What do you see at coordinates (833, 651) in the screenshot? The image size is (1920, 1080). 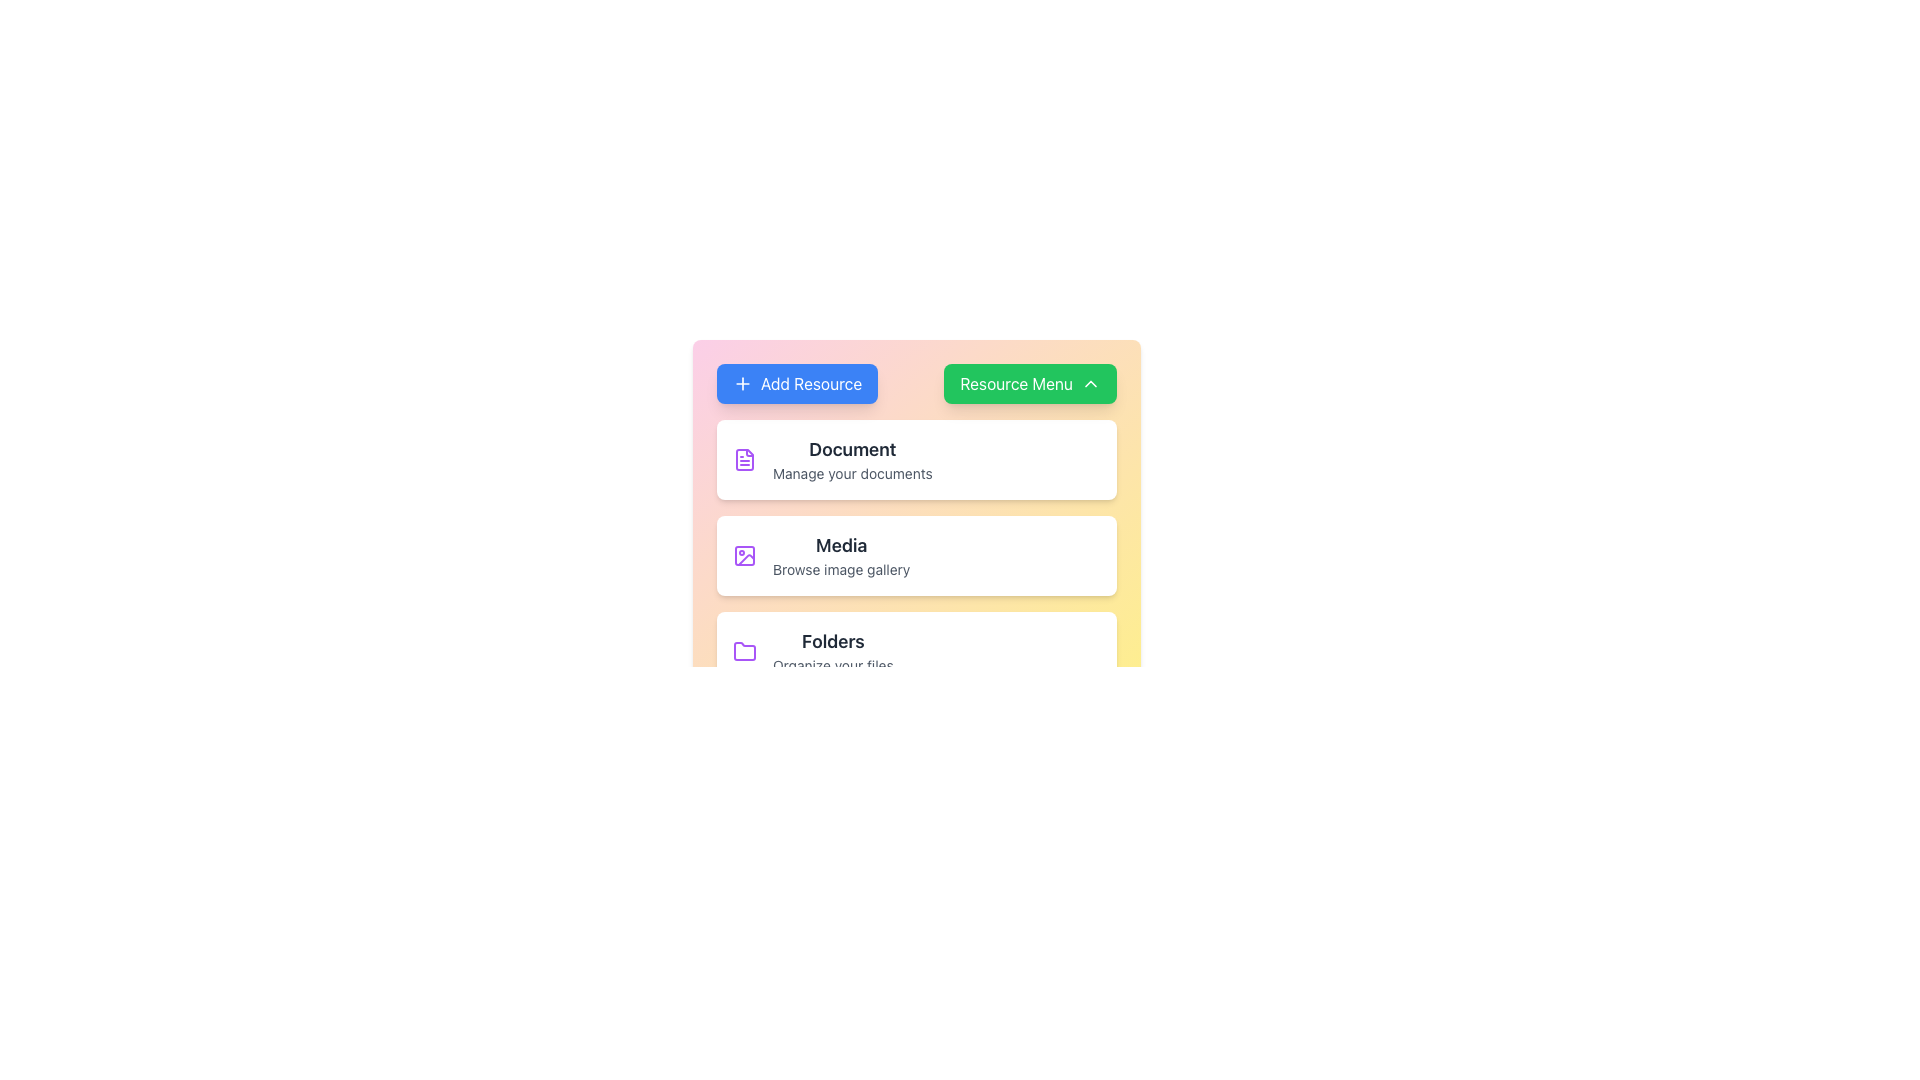 I see `the text block that serves as a title and description for the 'Folders' feature` at bounding box center [833, 651].